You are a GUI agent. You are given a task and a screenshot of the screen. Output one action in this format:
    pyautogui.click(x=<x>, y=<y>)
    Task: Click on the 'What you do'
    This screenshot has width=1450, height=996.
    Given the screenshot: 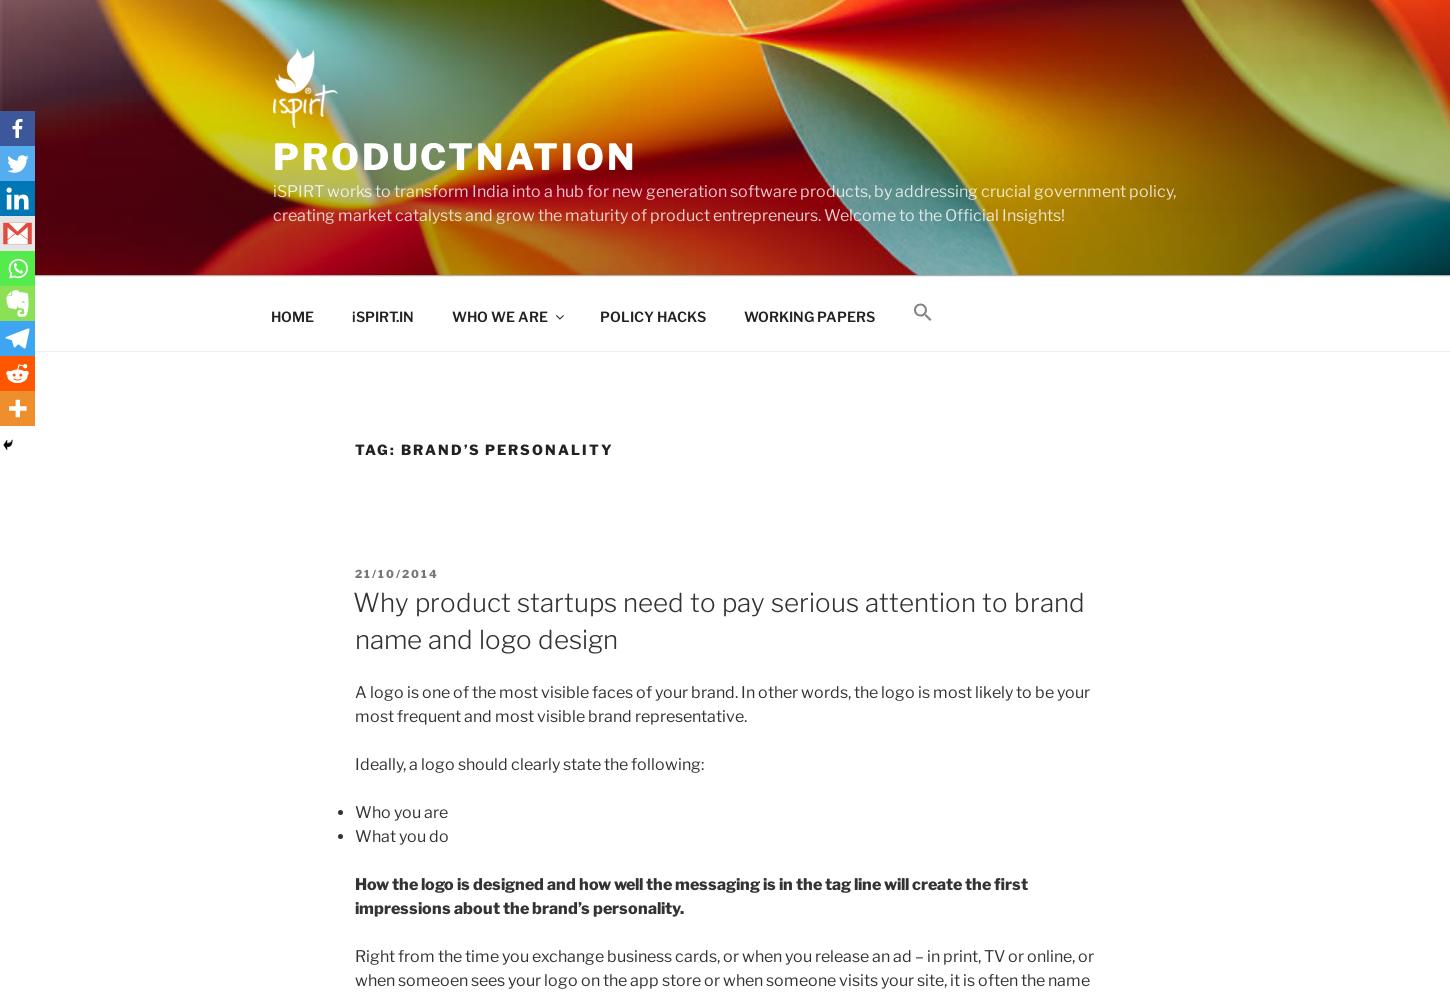 What is the action you would take?
    pyautogui.click(x=400, y=835)
    